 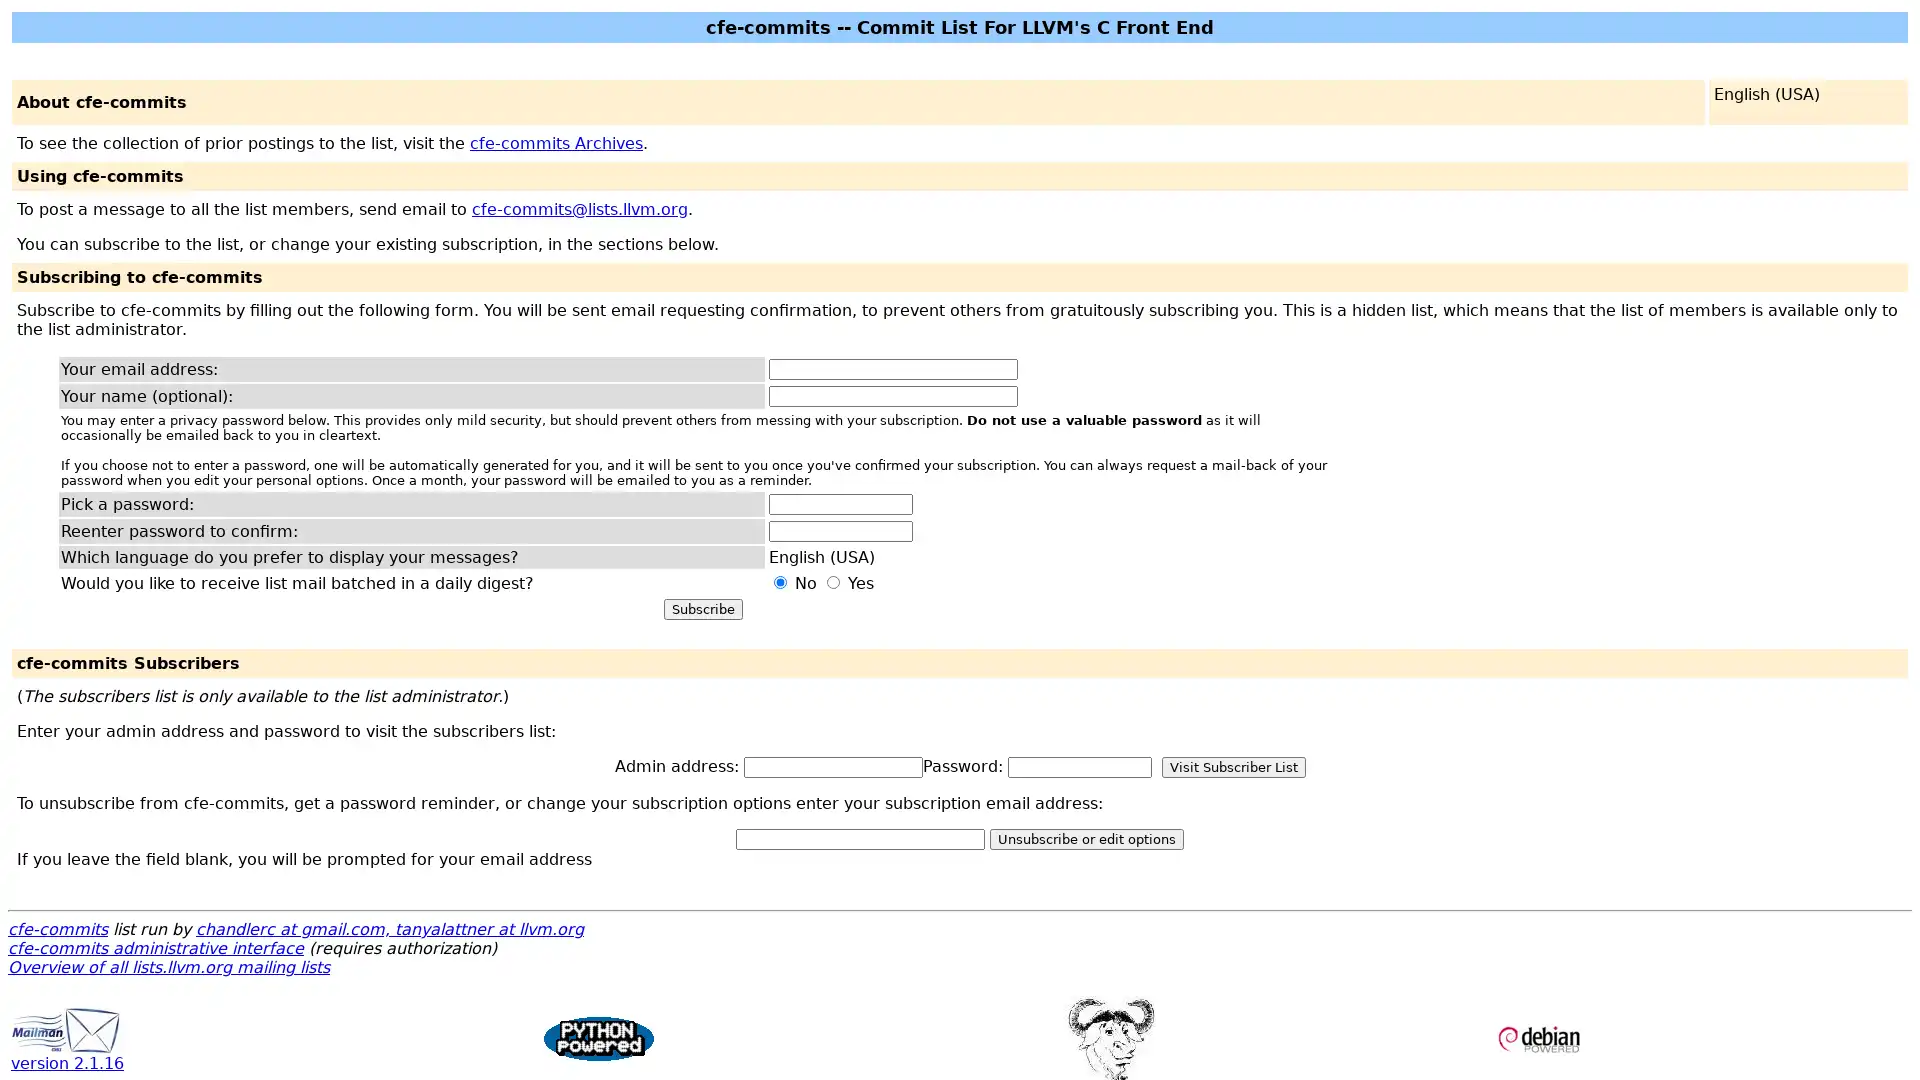 What do you see at coordinates (702, 608) in the screenshot?
I see `Subscribe` at bounding box center [702, 608].